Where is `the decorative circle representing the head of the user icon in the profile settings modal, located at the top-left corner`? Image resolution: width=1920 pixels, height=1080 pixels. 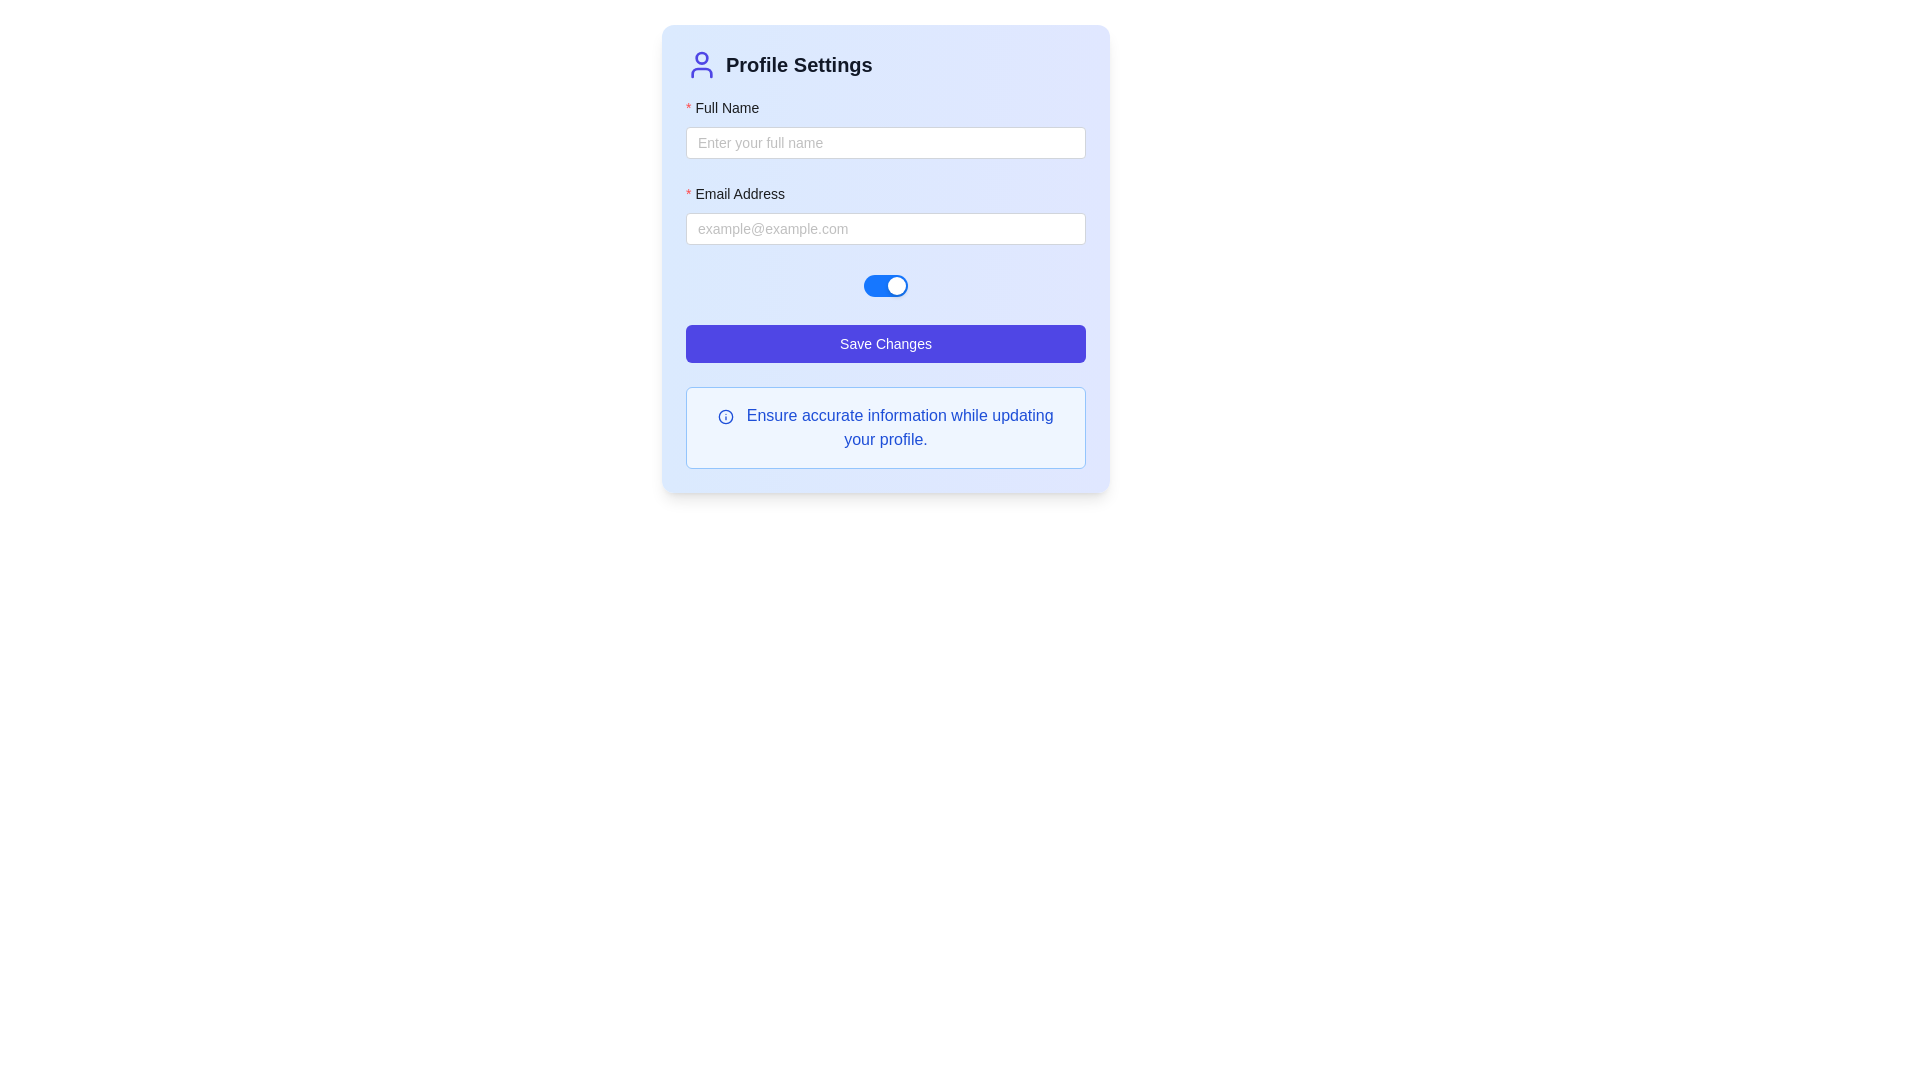
the decorative circle representing the head of the user icon in the profile settings modal, located at the top-left corner is located at coordinates (701, 56).